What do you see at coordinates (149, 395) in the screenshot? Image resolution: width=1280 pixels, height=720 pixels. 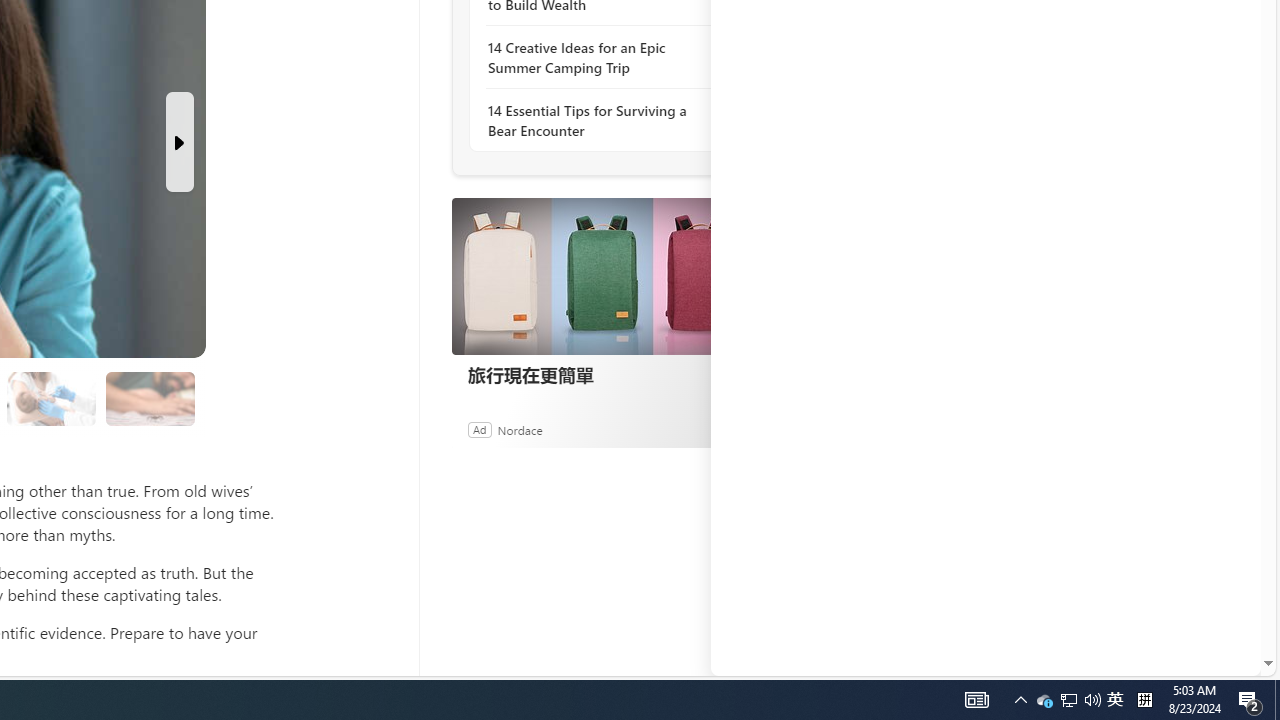 I see `'Class: progress'` at bounding box center [149, 395].